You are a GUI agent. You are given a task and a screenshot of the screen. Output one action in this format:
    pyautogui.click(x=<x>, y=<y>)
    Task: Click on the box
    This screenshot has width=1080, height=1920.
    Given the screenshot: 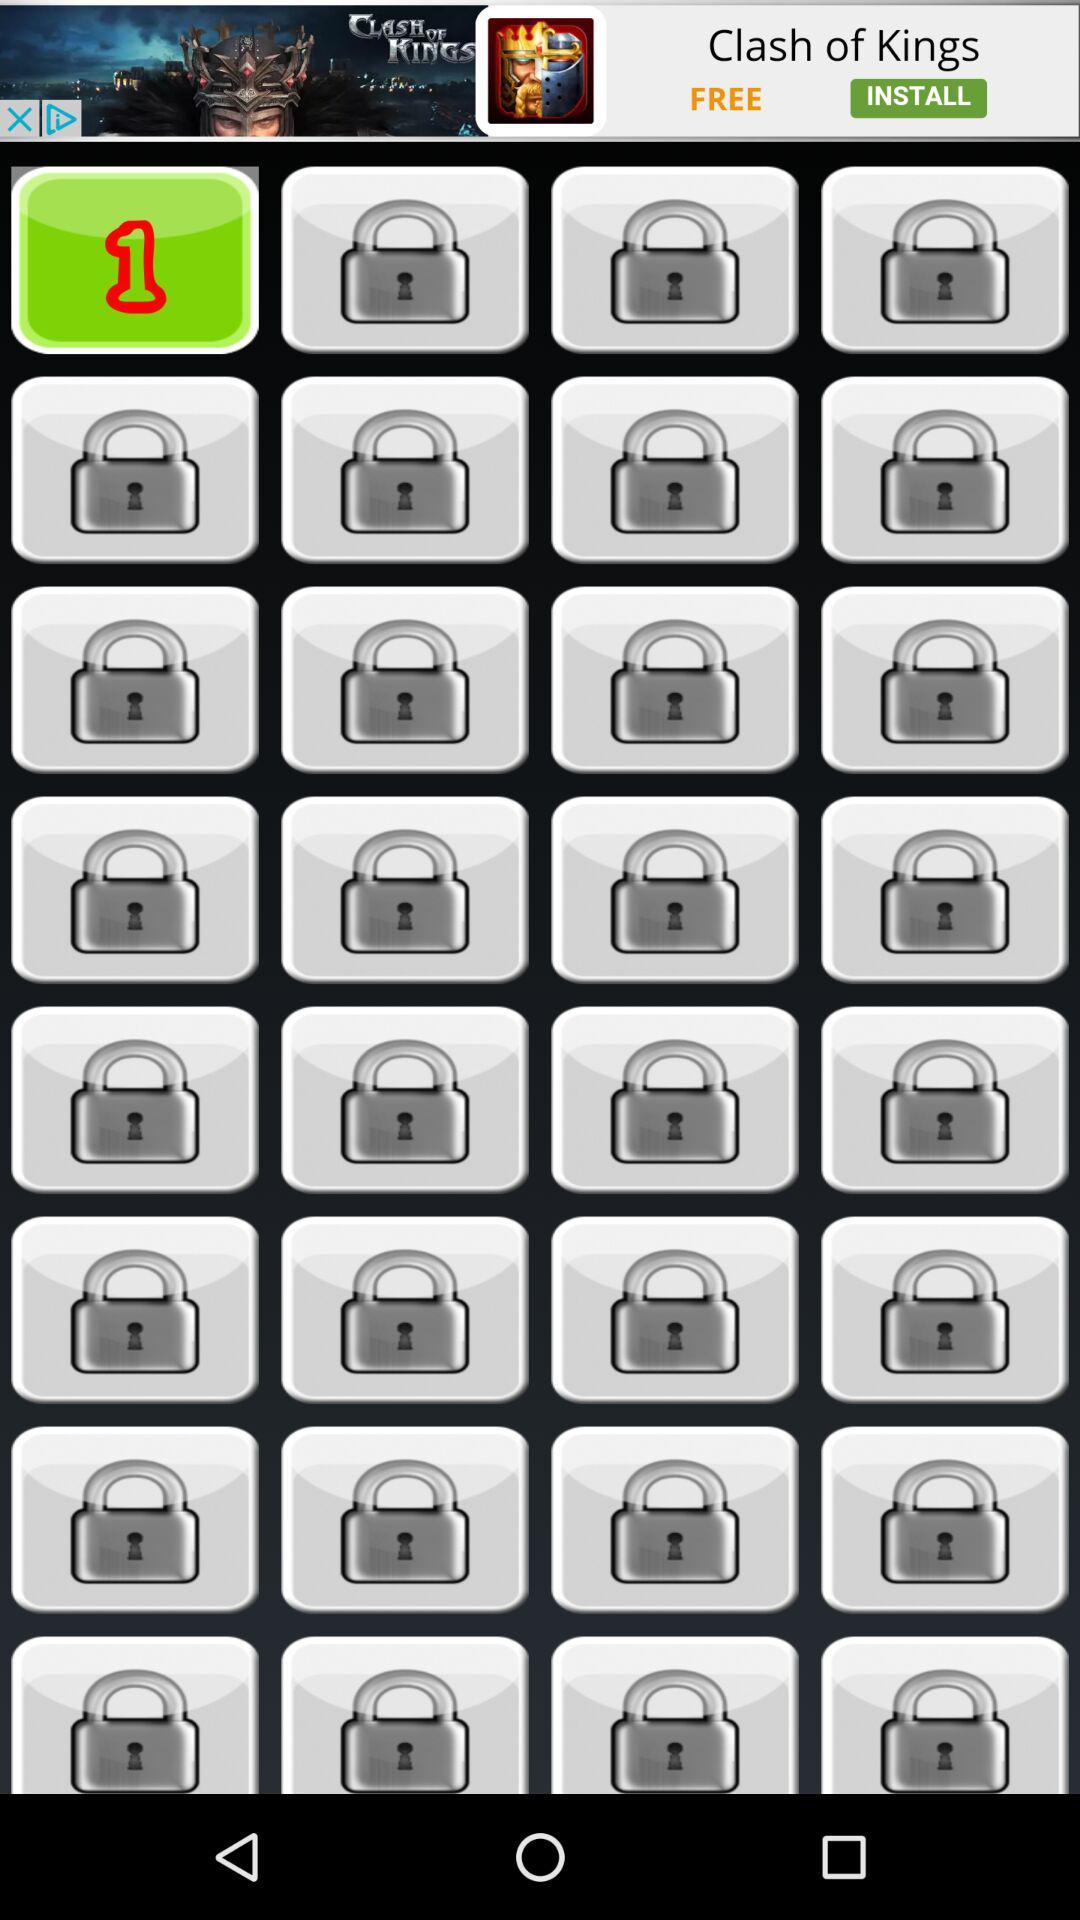 What is the action you would take?
    pyautogui.click(x=135, y=1099)
    